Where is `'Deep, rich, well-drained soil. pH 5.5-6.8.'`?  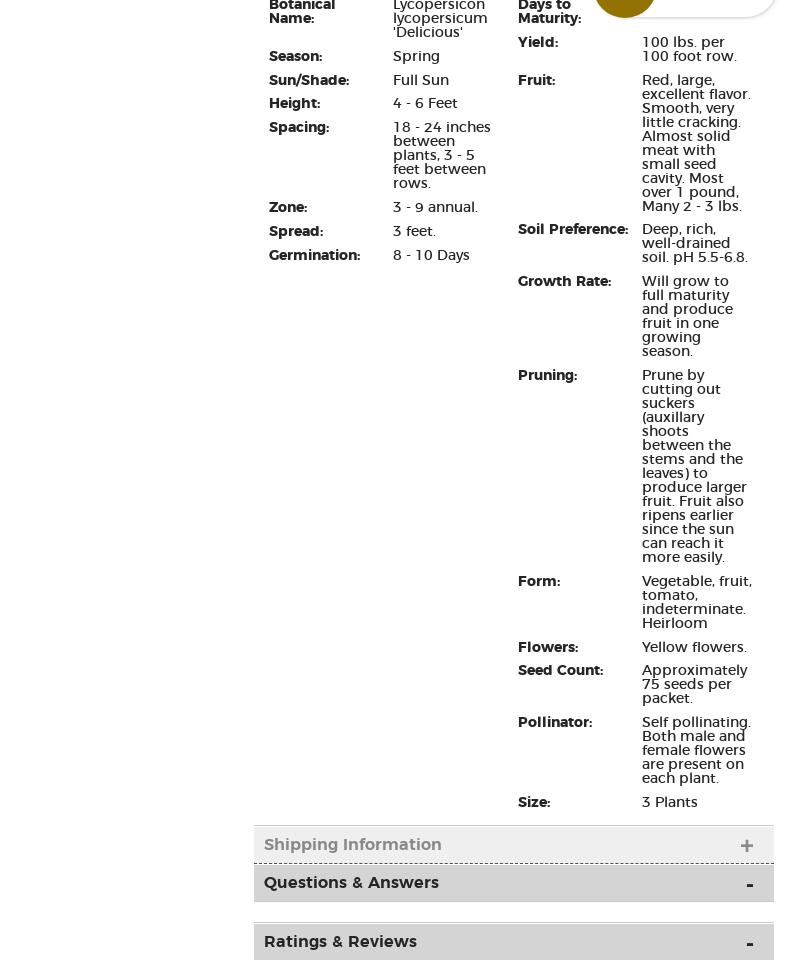 'Deep, rich, well-drained soil. pH 5.5-6.8.' is located at coordinates (694, 243).